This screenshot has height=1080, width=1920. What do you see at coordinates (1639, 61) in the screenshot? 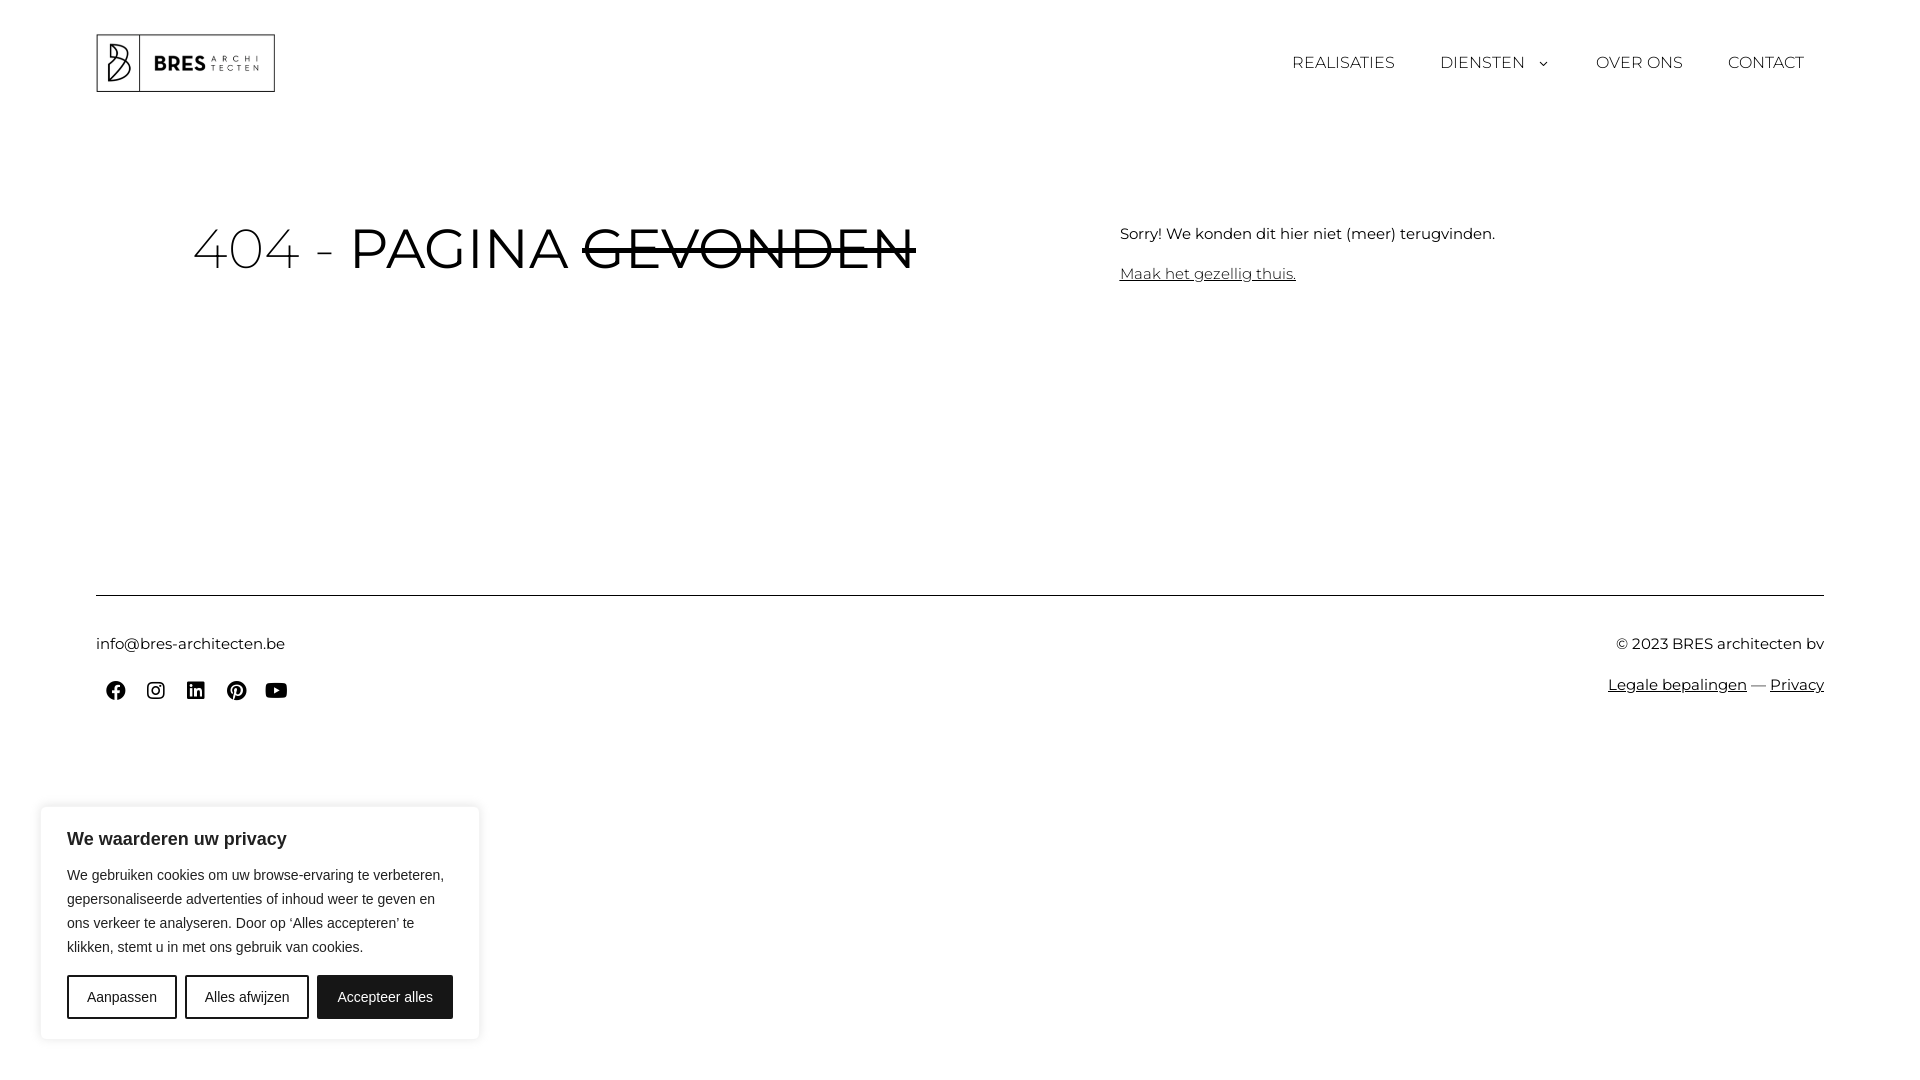
I see `'OVER ONS'` at bounding box center [1639, 61].